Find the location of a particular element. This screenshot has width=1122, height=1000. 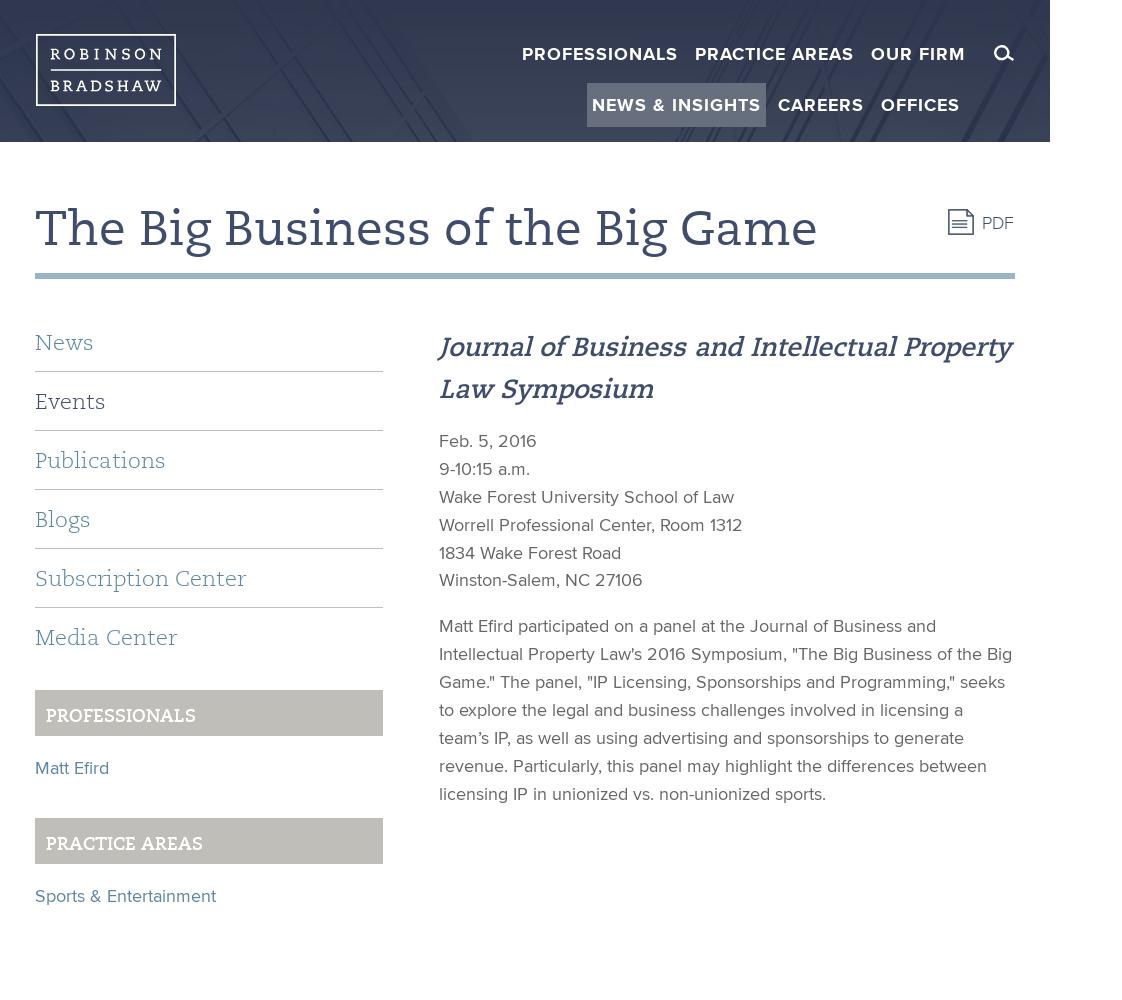

'Blogs' is located at coordinates (61, 519).